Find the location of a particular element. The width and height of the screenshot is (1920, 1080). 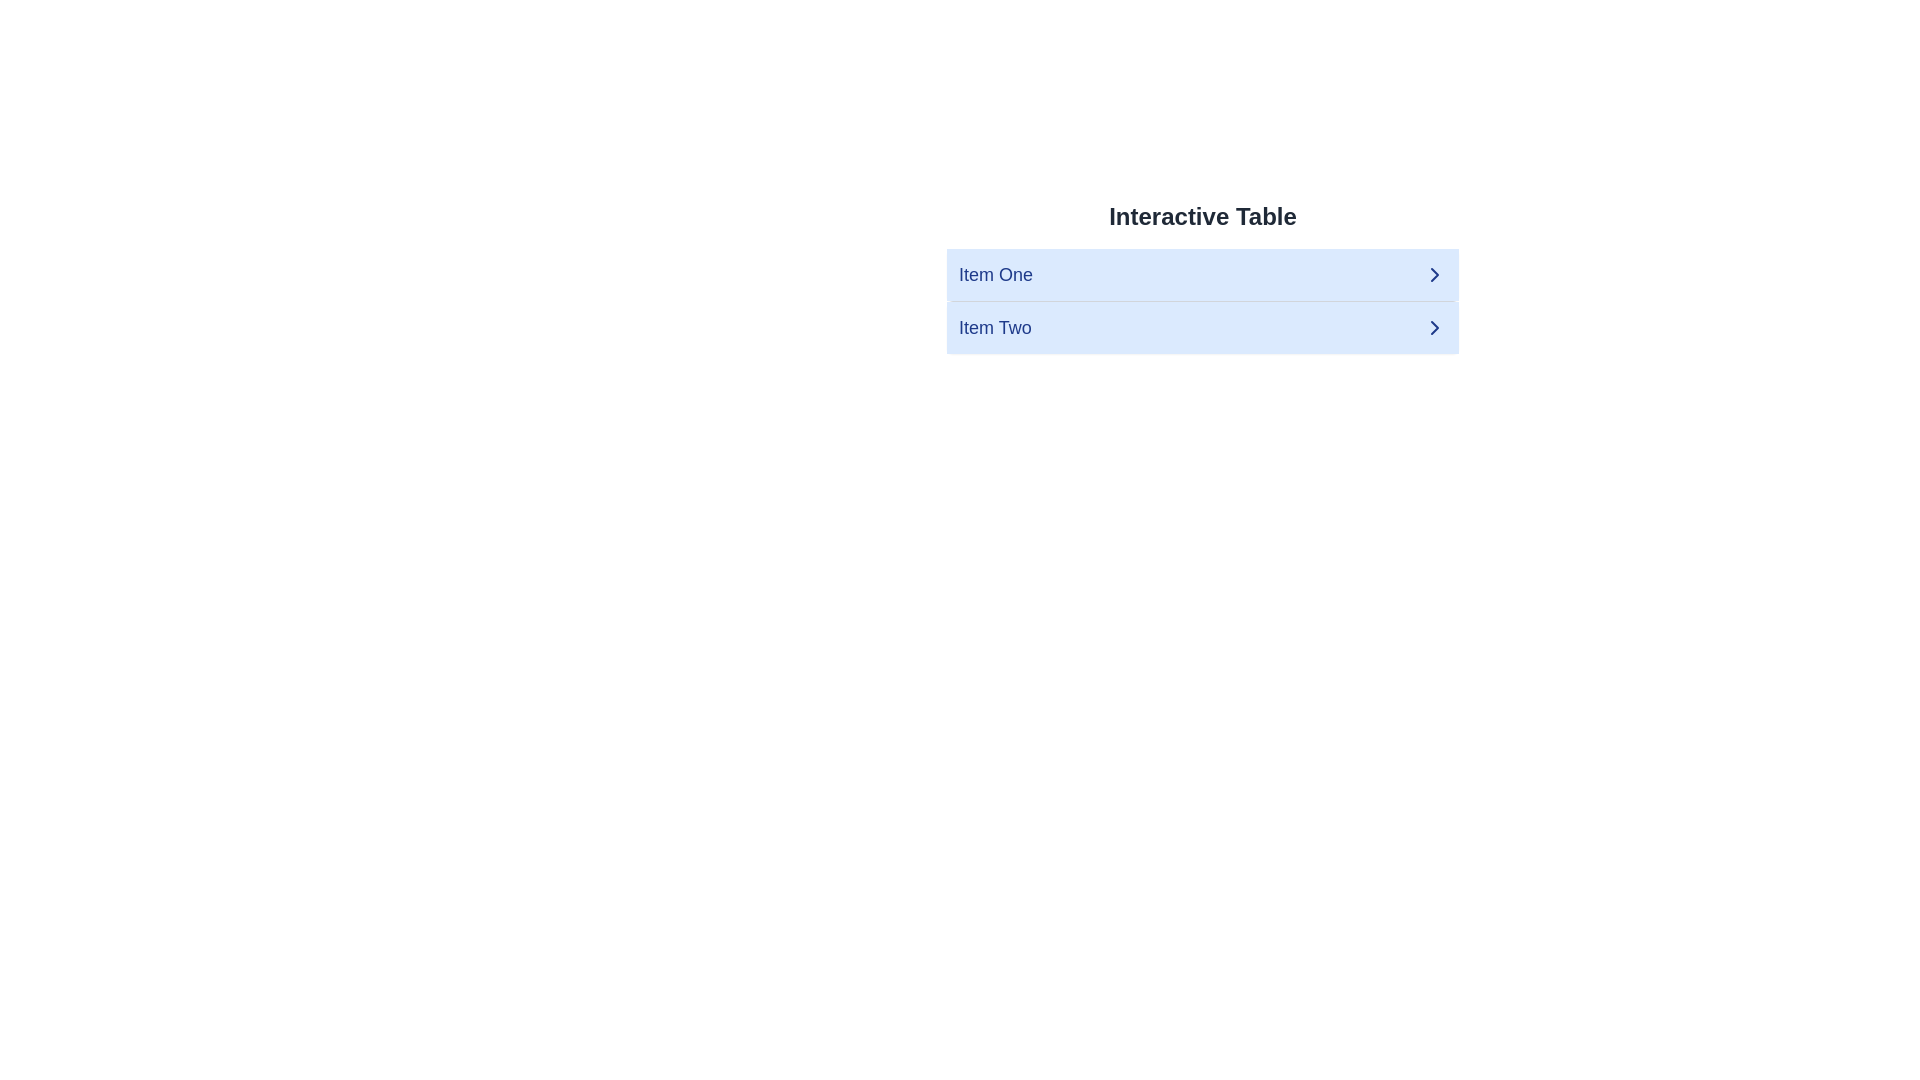

the chevron icon located on the far-right side of the 'Item One' row in the interactive table is located at coordinates (1434, 274).